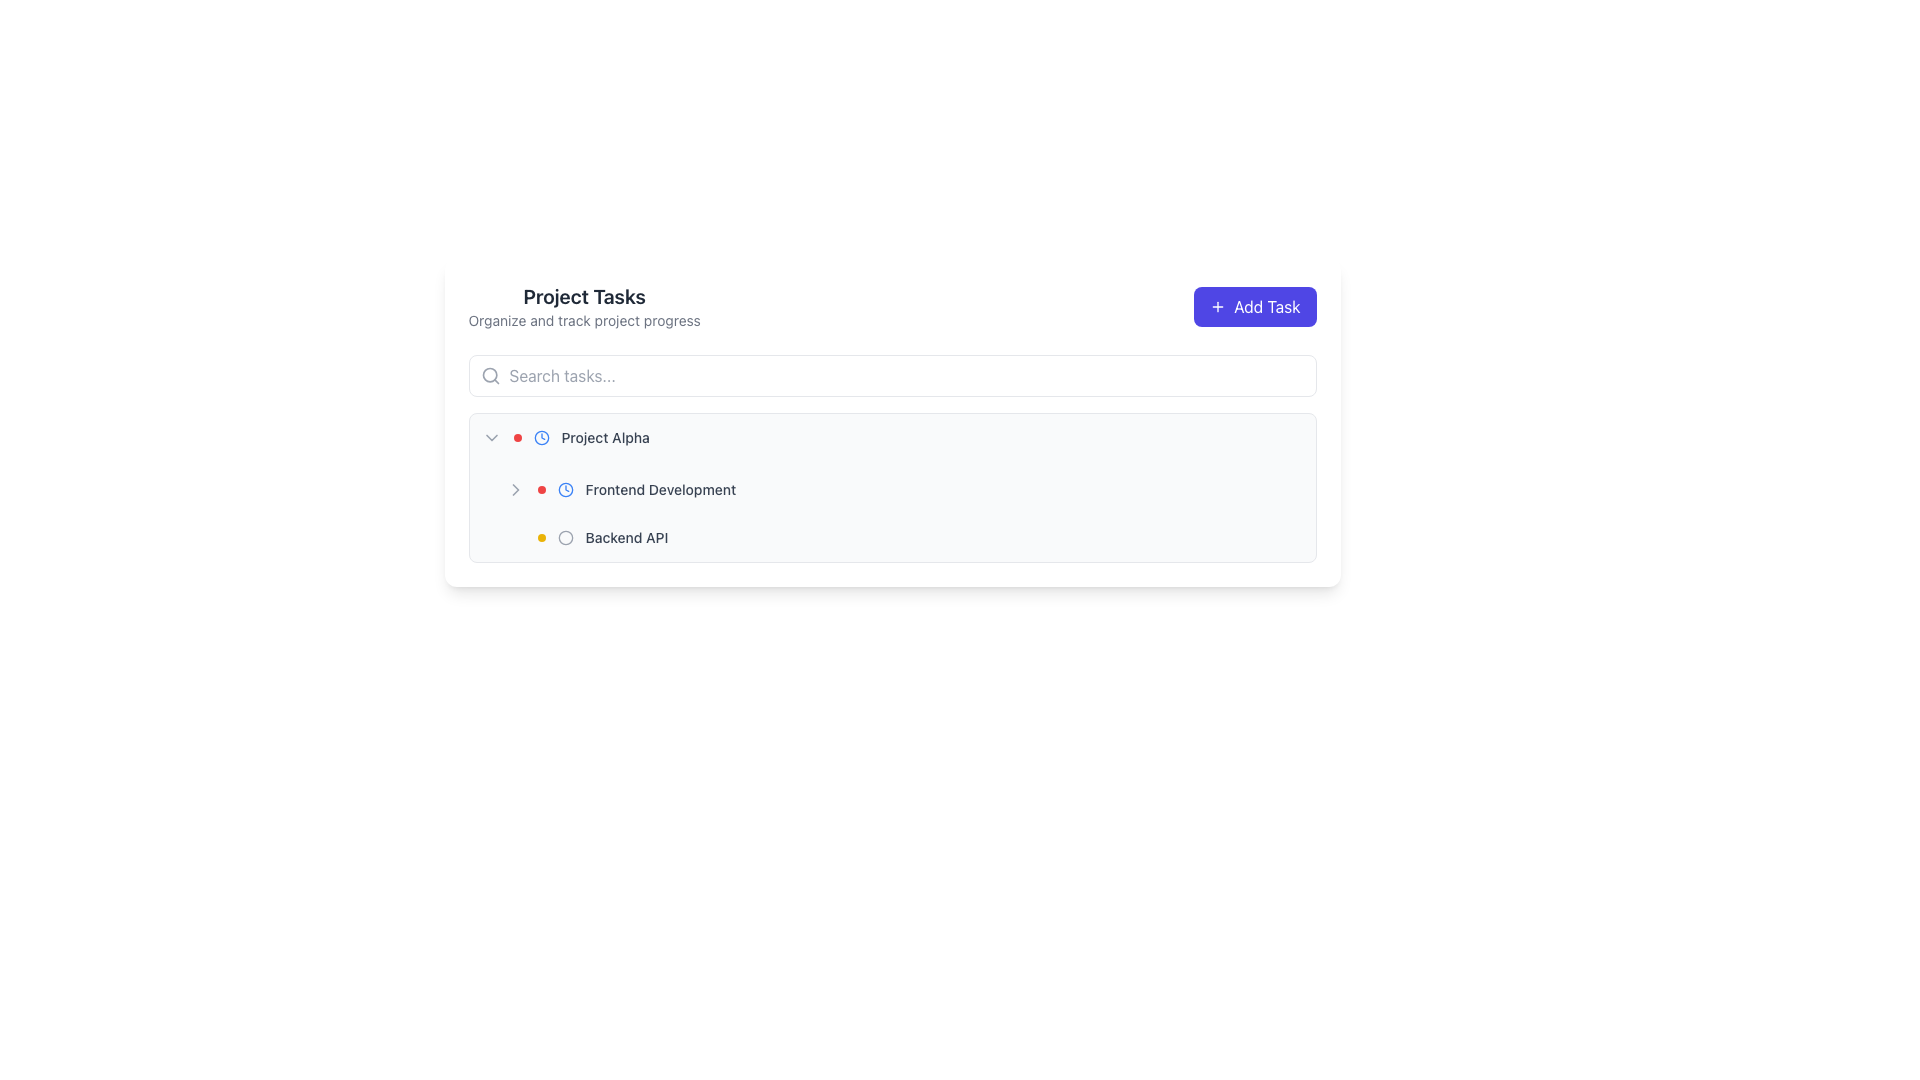  What do you see at coordinates (583, 307) in the screenshot?
I see `the text element titled 'Project Tasks' which includes the subtitle 'Organize and track project progress'` at bounding box center [583, 307].